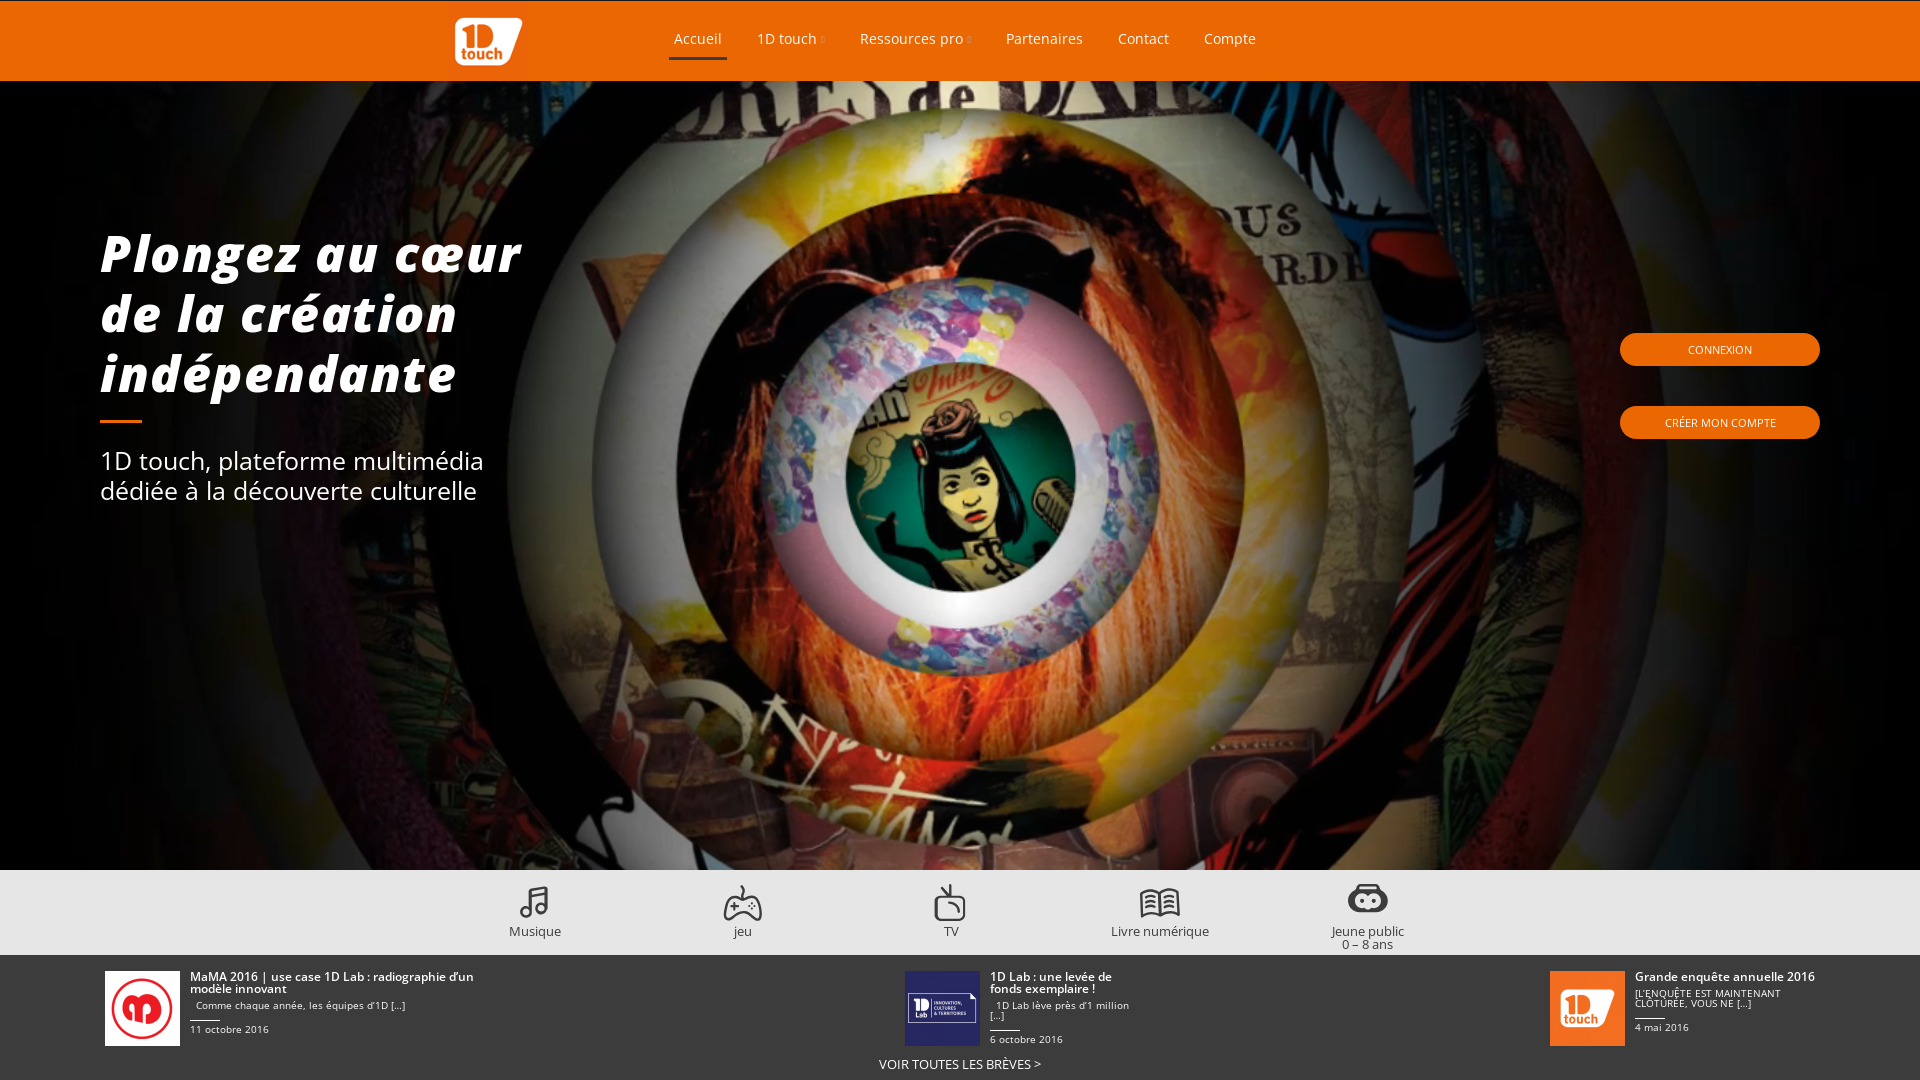  What do you see at coordinates (1386, 38) in the screenshot?
I see `'Facebook'` at bounding box center [1386, 38].